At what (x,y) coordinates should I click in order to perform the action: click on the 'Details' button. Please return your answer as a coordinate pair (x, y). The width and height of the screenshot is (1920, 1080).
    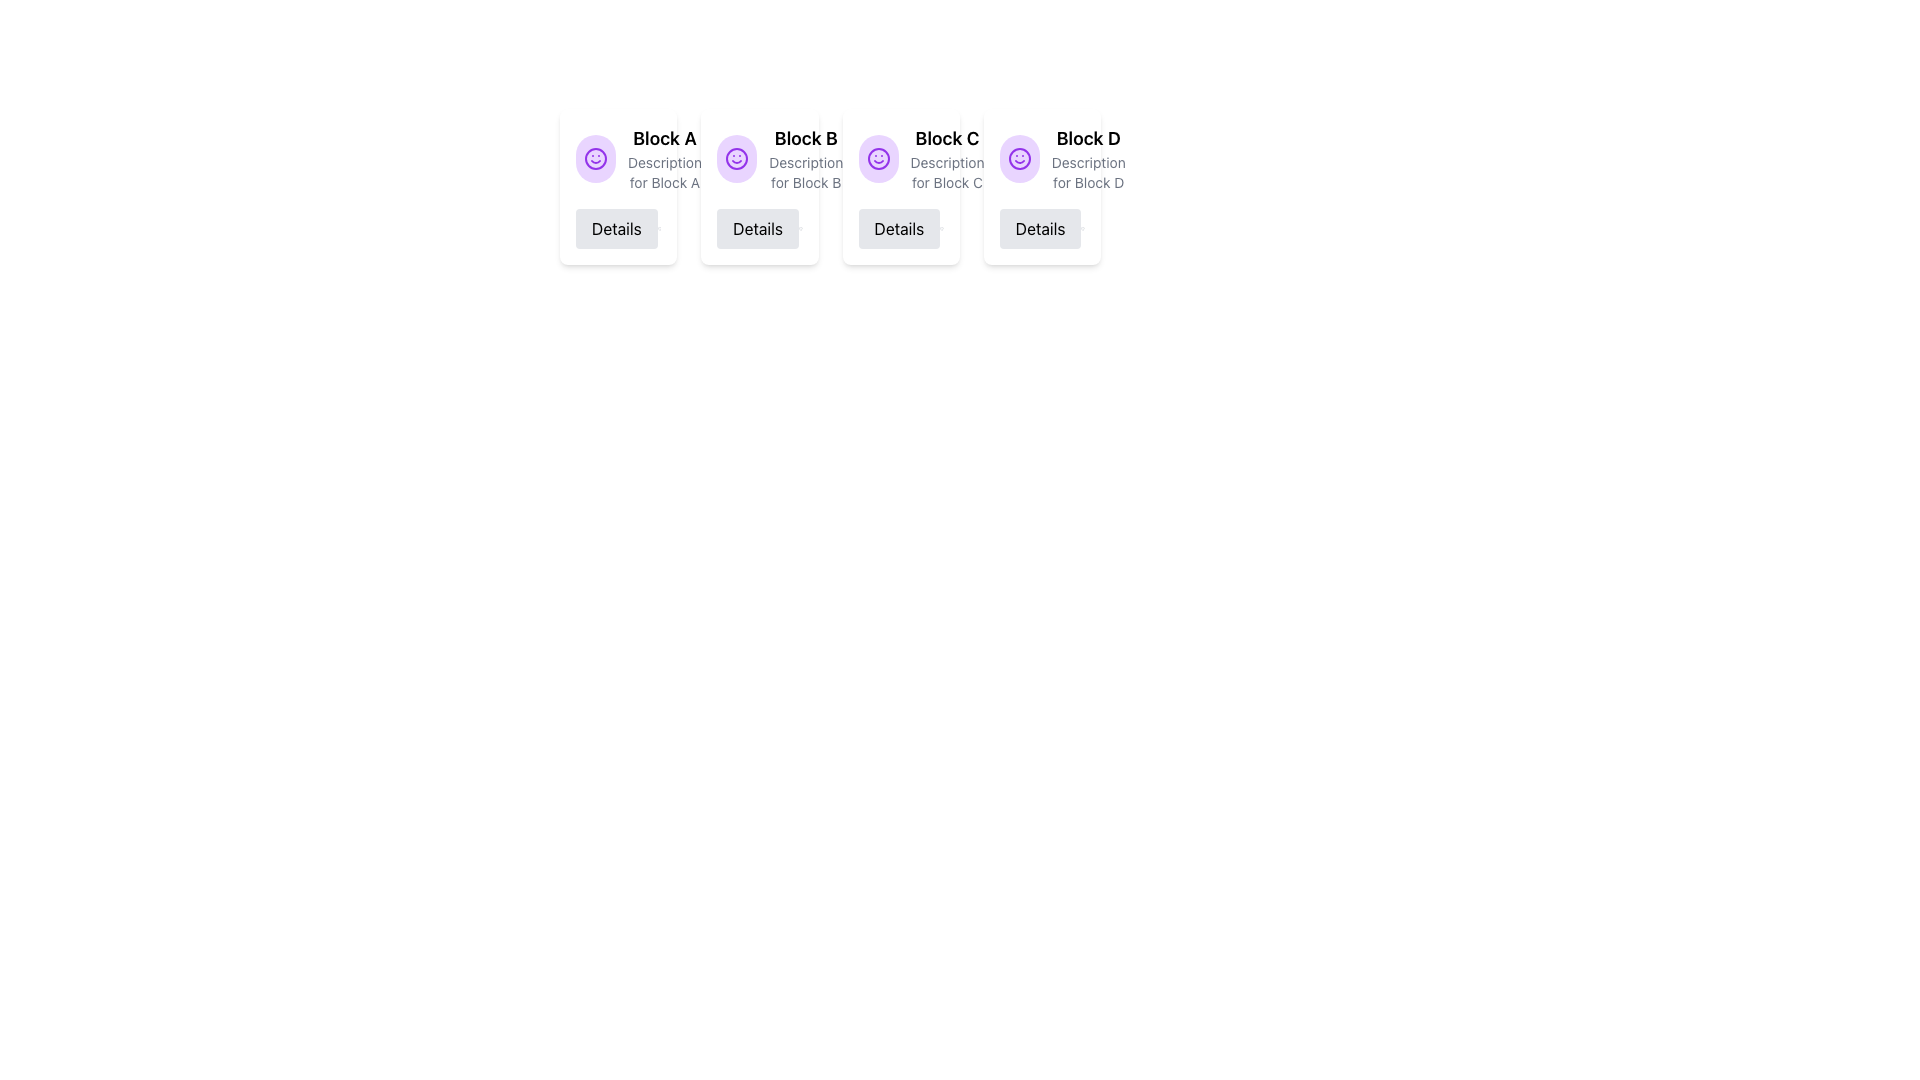
    Looking at the image, I should click on (615, 227).